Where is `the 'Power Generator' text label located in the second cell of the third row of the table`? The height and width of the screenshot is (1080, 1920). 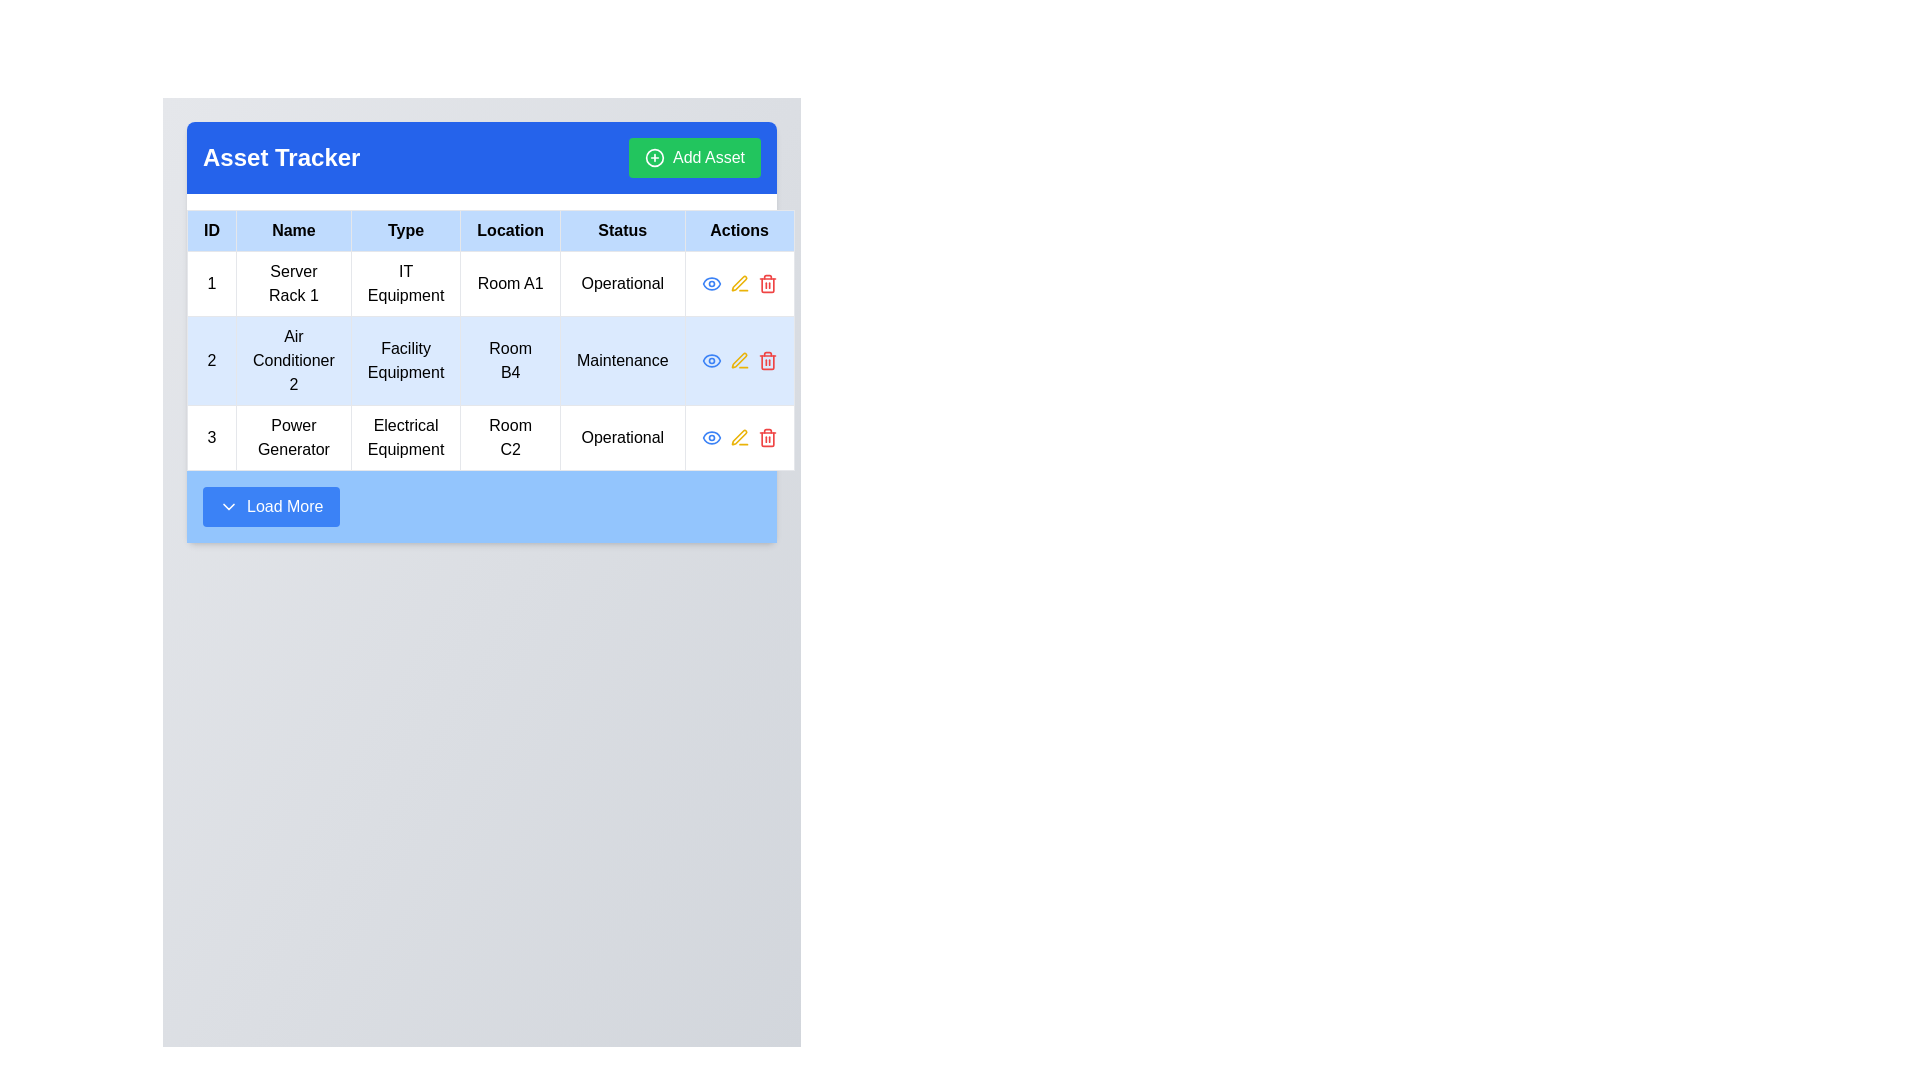
the 'Power Generator' text label located in the second cell of the third row of the table is located at coordinates (292, 437).